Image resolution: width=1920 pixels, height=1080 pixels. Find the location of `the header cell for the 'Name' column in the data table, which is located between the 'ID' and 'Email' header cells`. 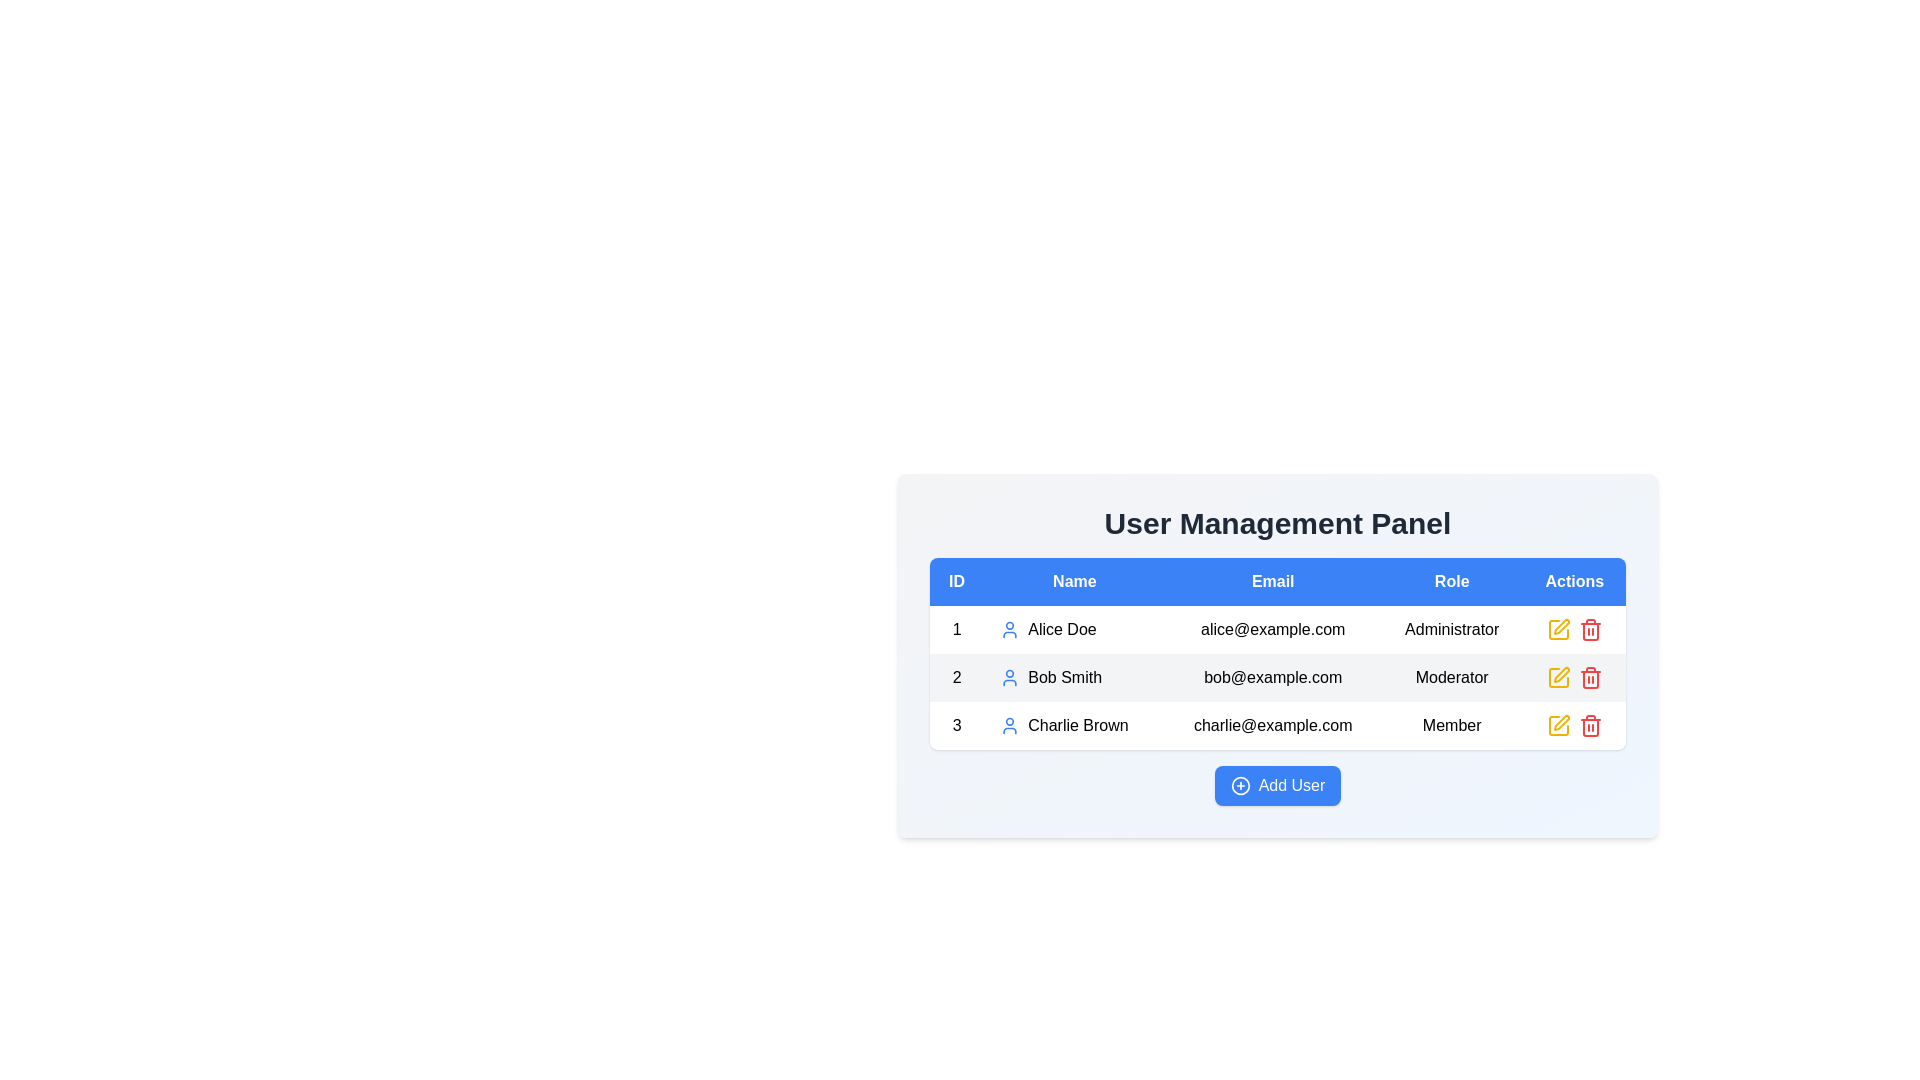

the header cell for the 'Name' column in the data table, which is located between the 'ID' and 'Email' header cells is located at coordinates (1073, 582).